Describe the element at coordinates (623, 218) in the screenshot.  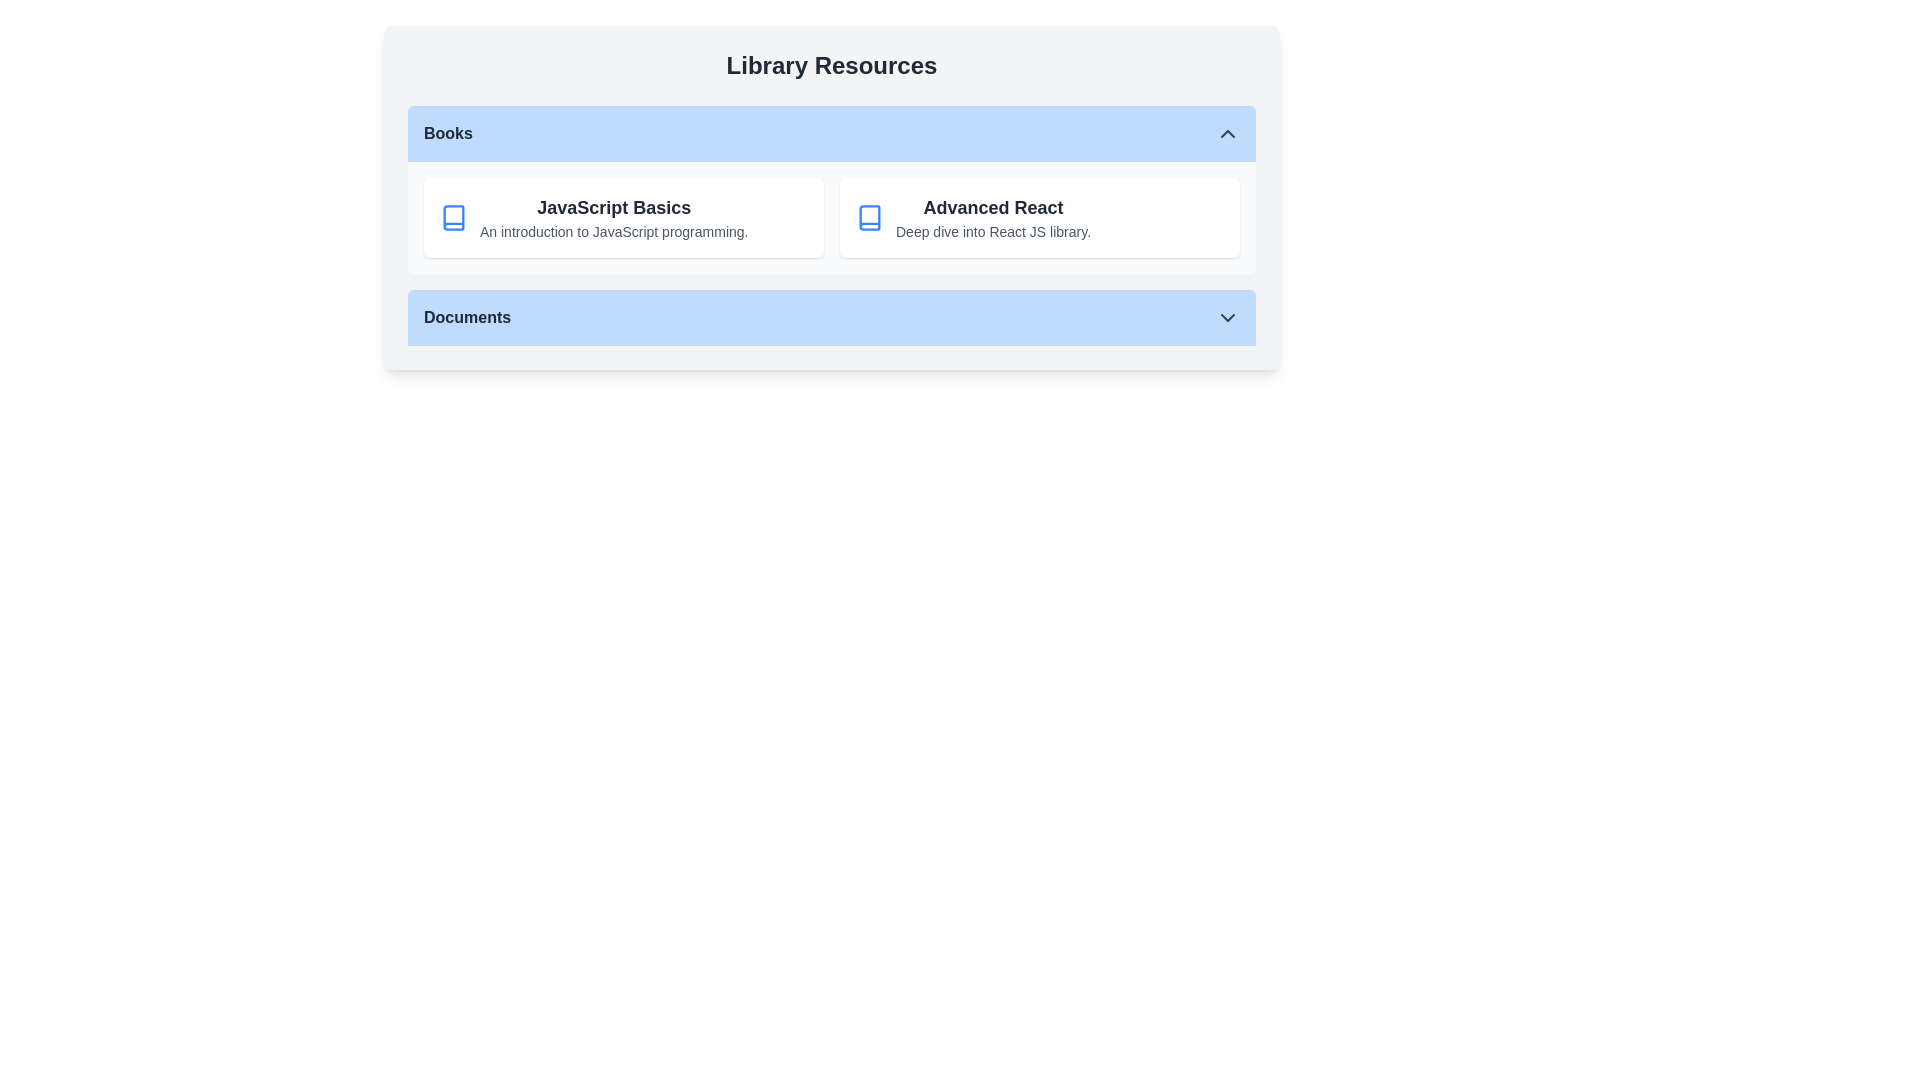
I see `informational card titled 'JavaScript Basics' located in the top-left section of the grid layout under the 'Books' section of the 'Library Resources' panel` at that location.